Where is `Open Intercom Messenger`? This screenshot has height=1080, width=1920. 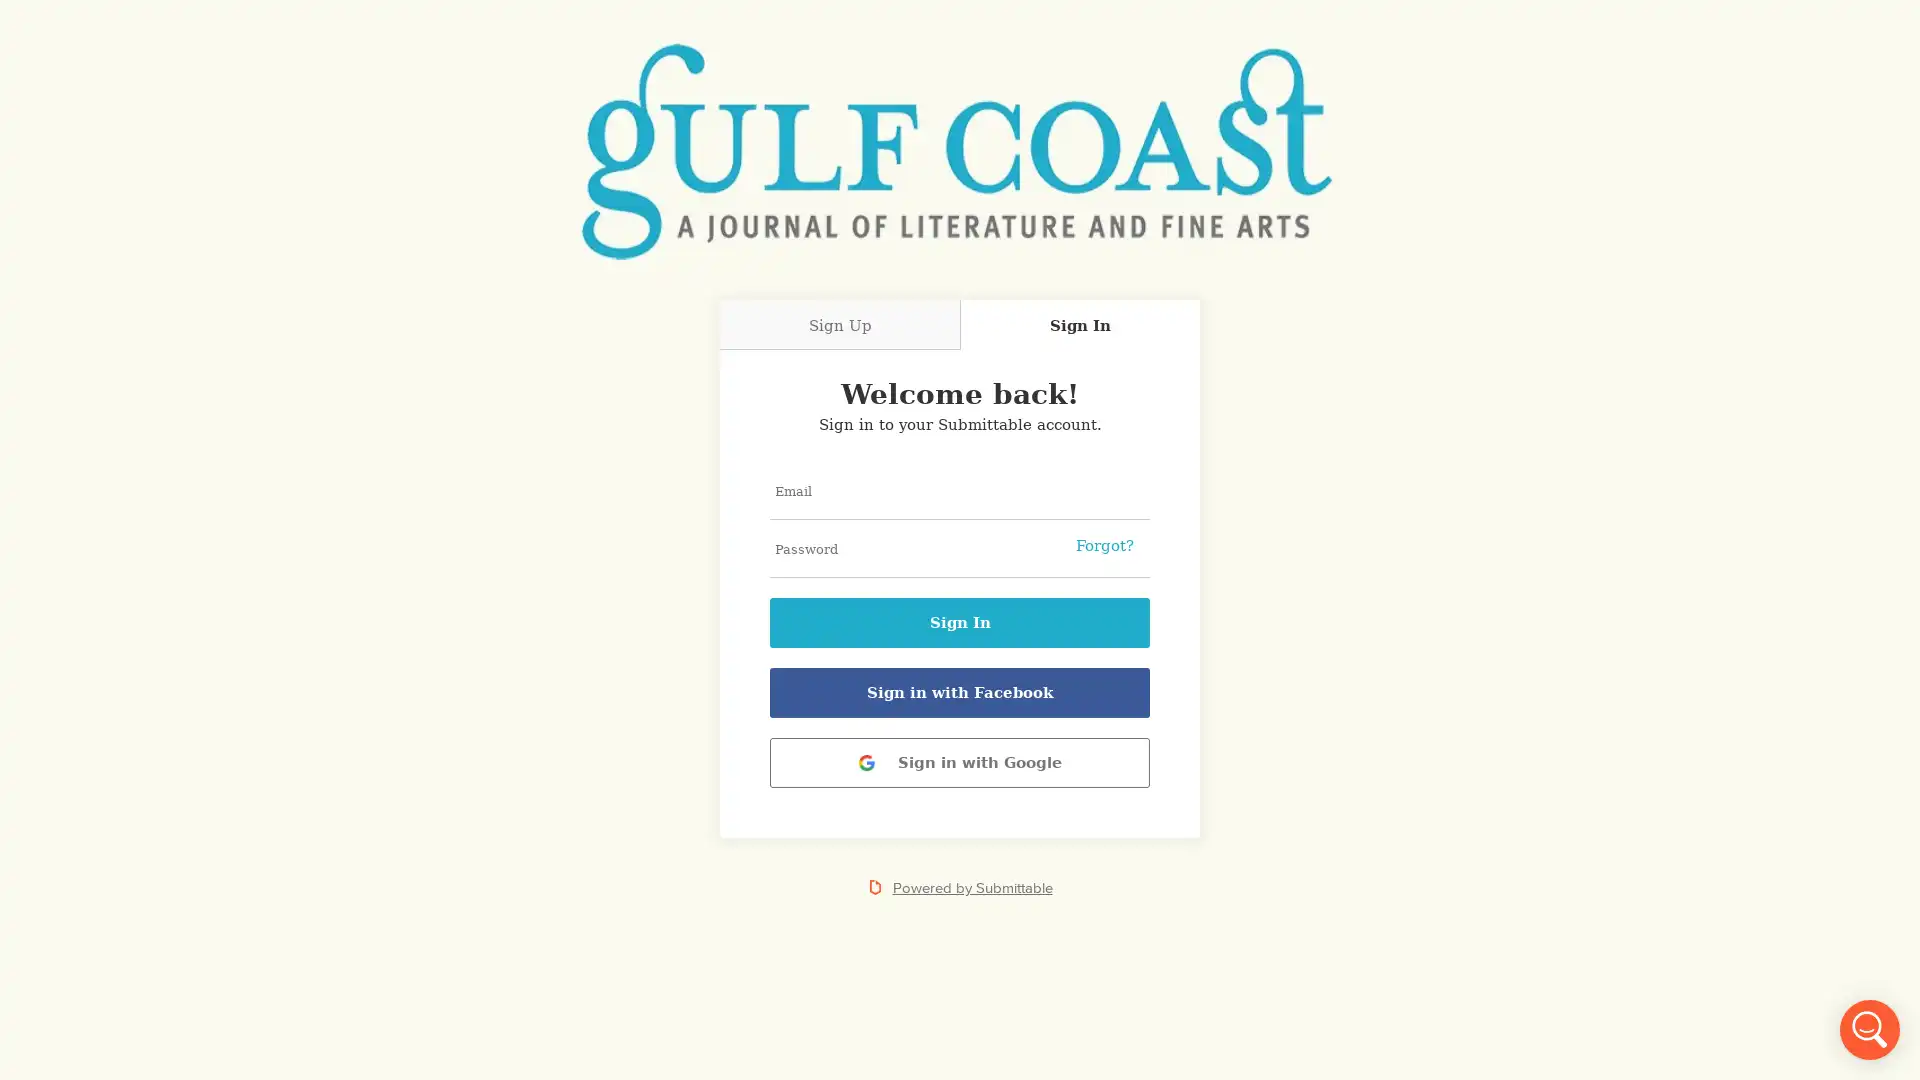 Open Intercom Messenger is located at coordinates (1869, 1029).